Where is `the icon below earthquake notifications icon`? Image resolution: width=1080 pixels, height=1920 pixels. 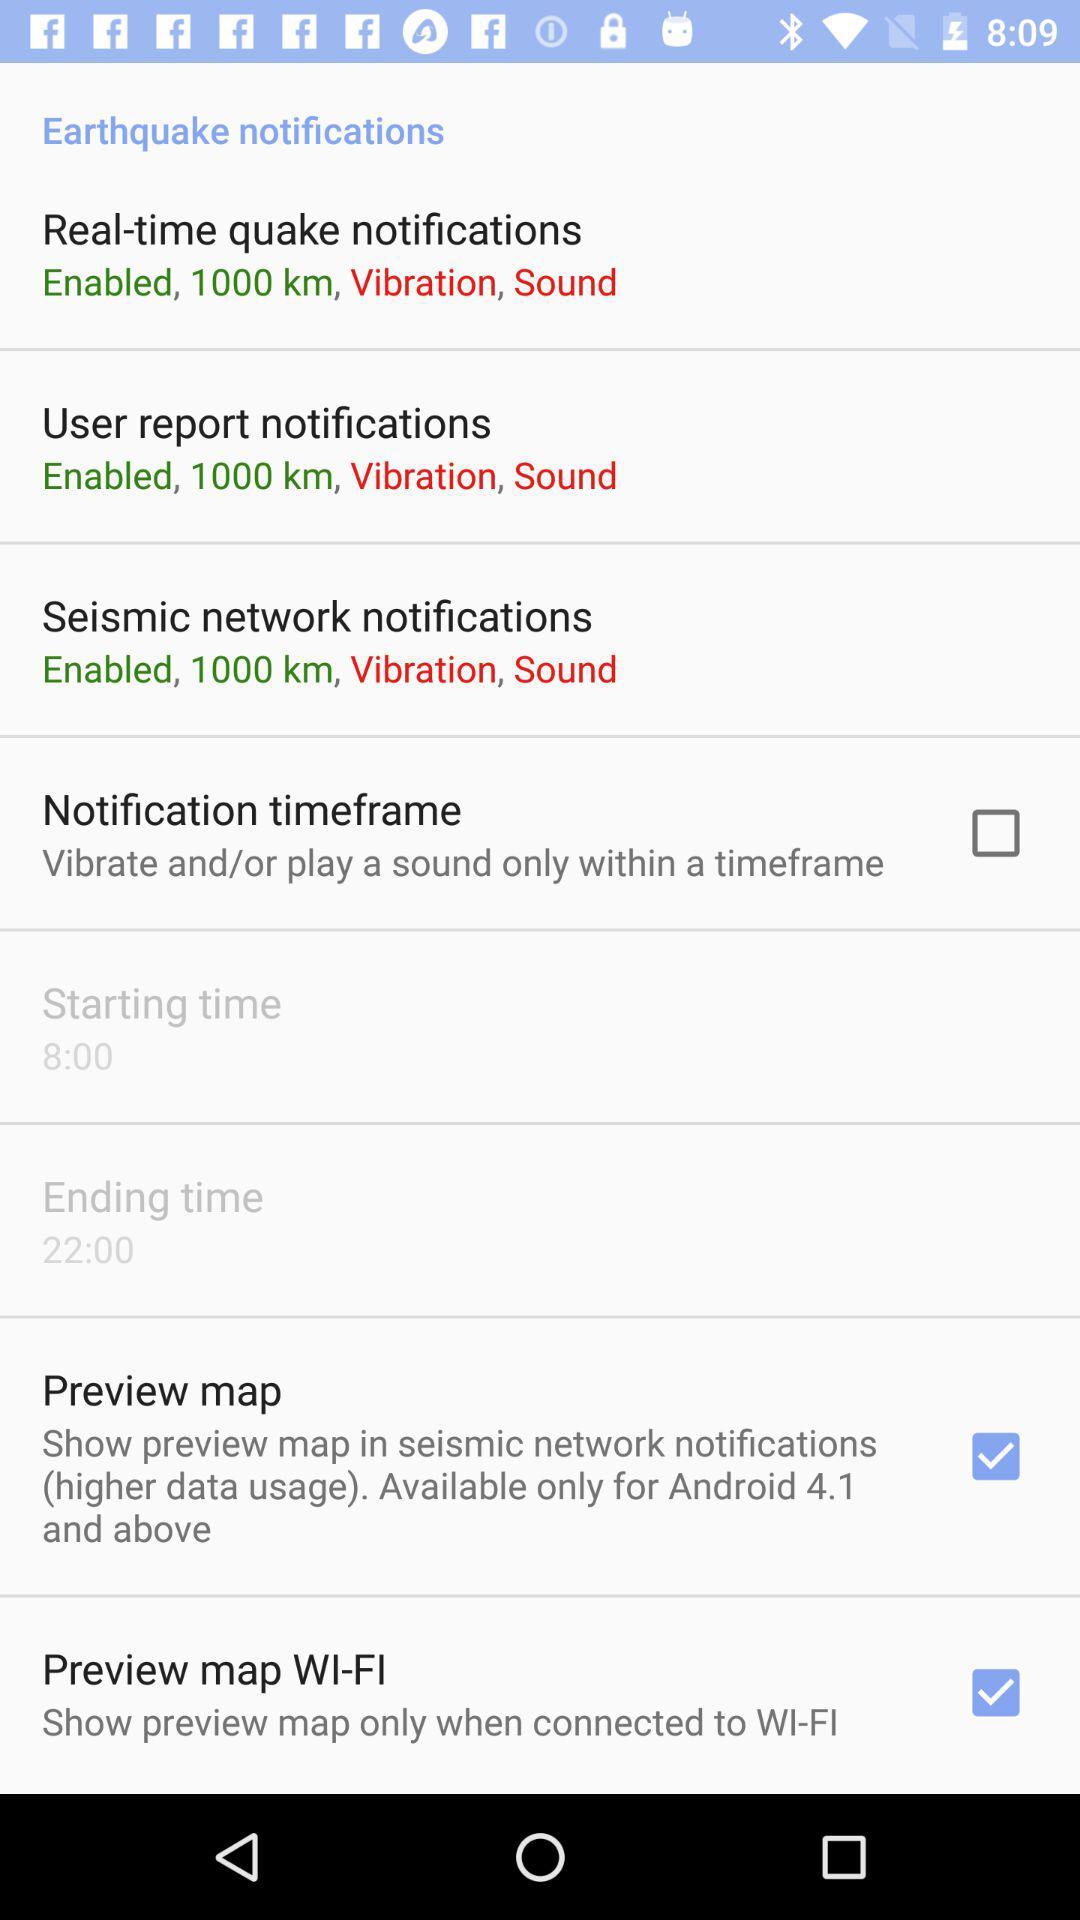 the icon below earthquake notifications icon is located at coordinates (312, 228).